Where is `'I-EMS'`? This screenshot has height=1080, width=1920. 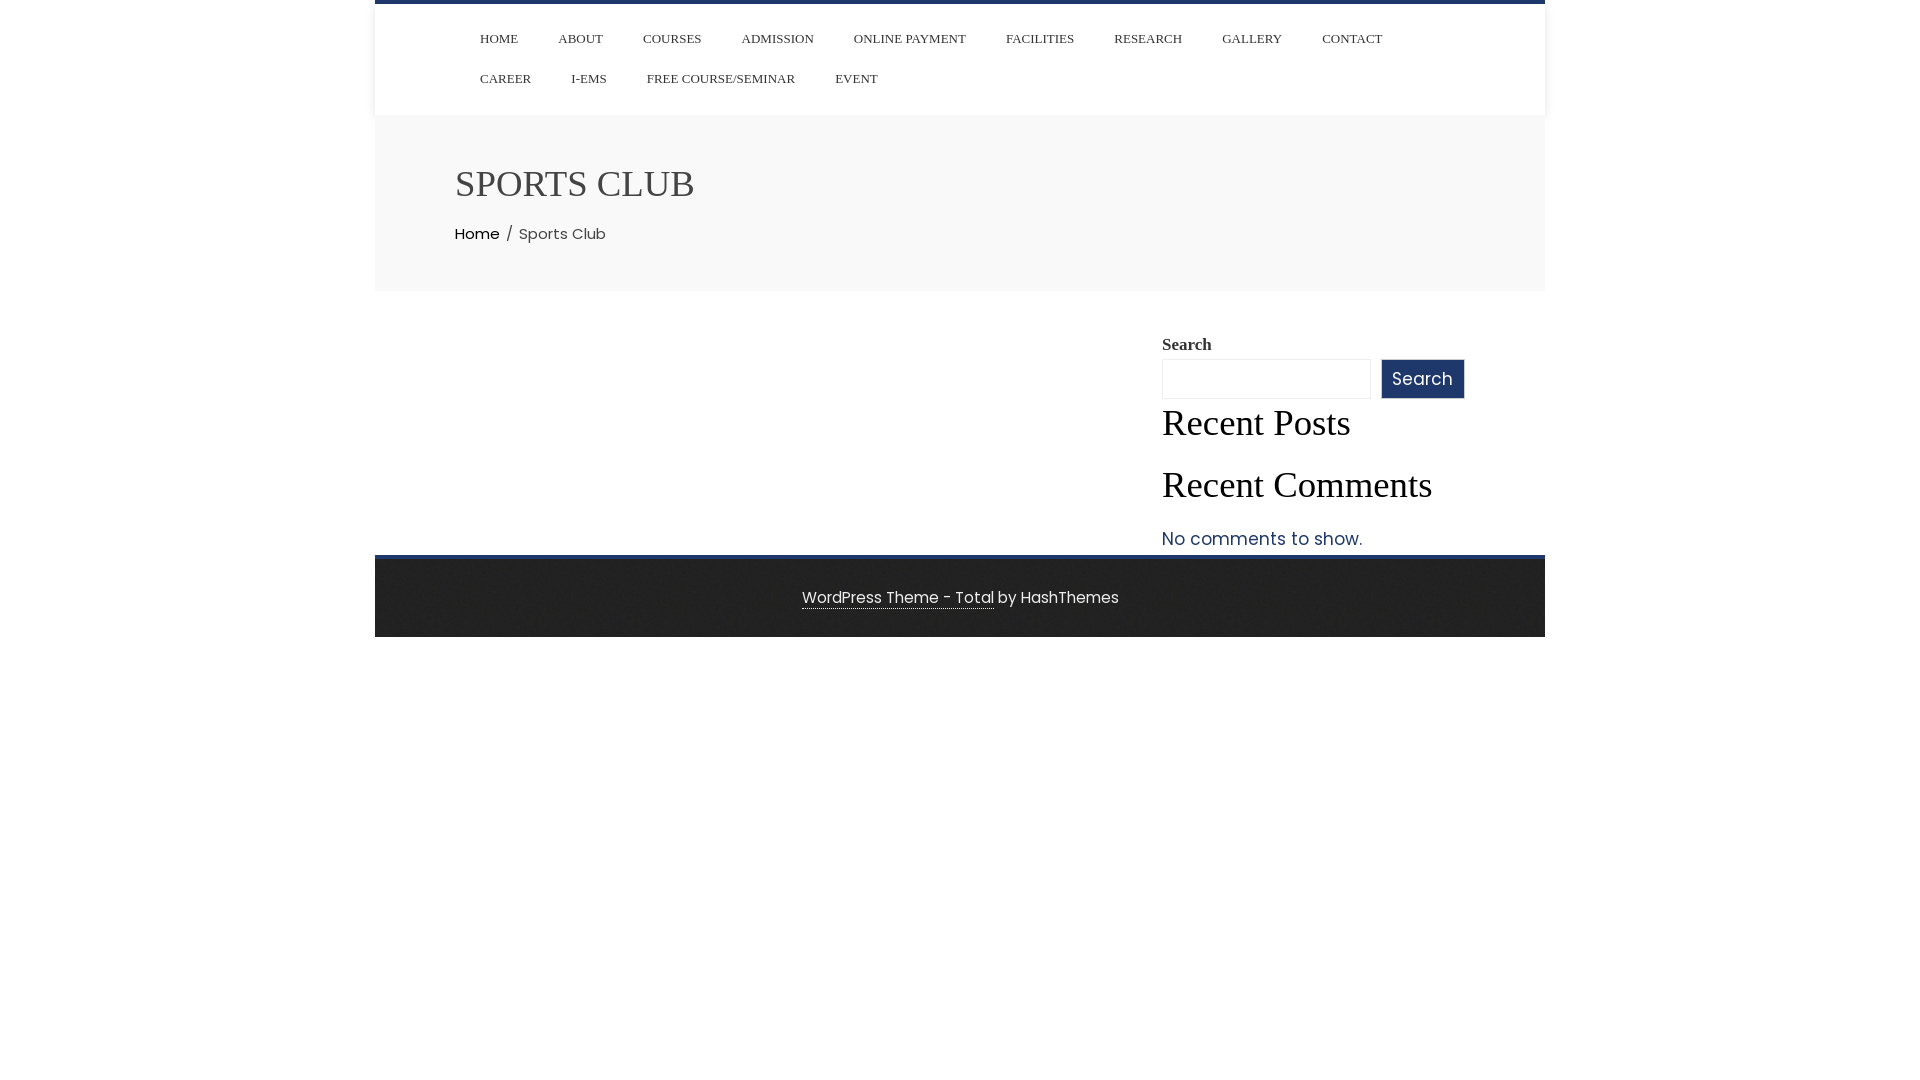 'I-EMS' is located at coordinates (556, 77).